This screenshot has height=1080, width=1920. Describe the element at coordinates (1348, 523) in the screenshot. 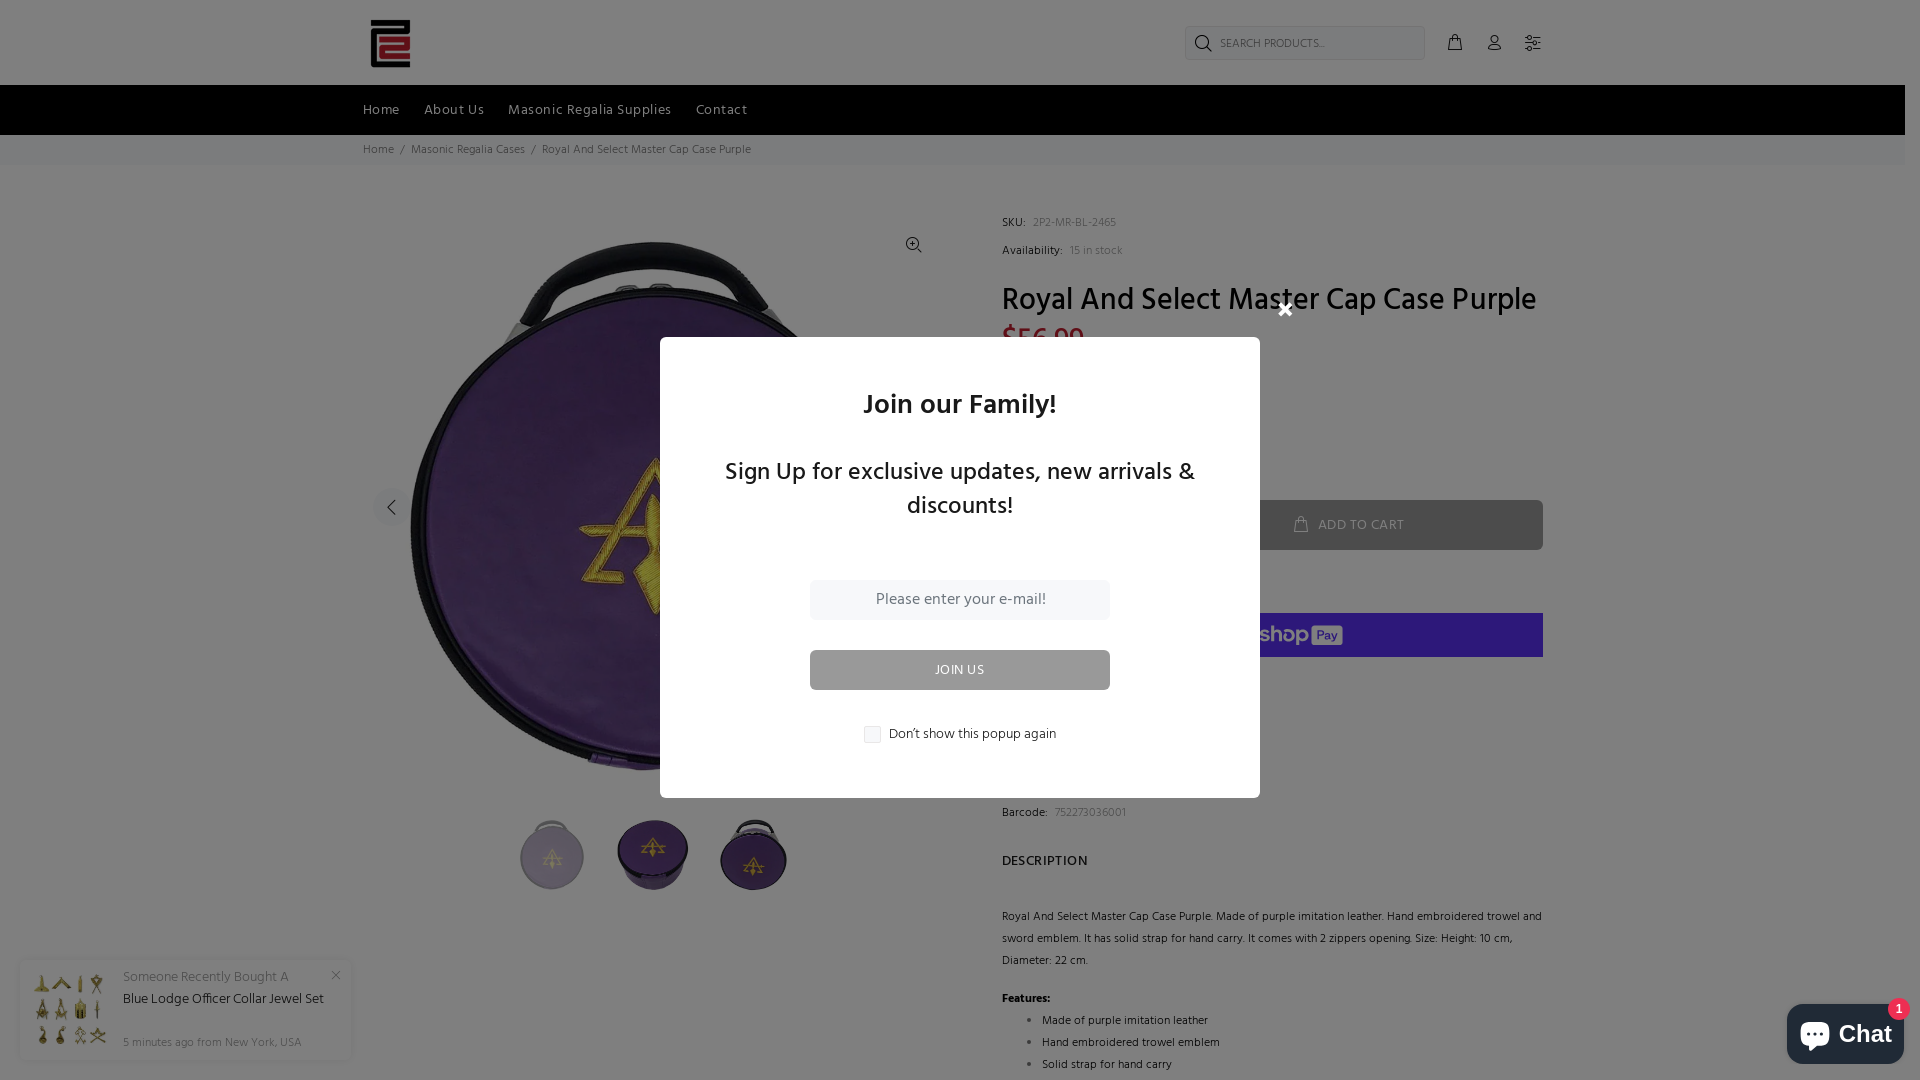

I see `'ADD TO CART'` at that location.